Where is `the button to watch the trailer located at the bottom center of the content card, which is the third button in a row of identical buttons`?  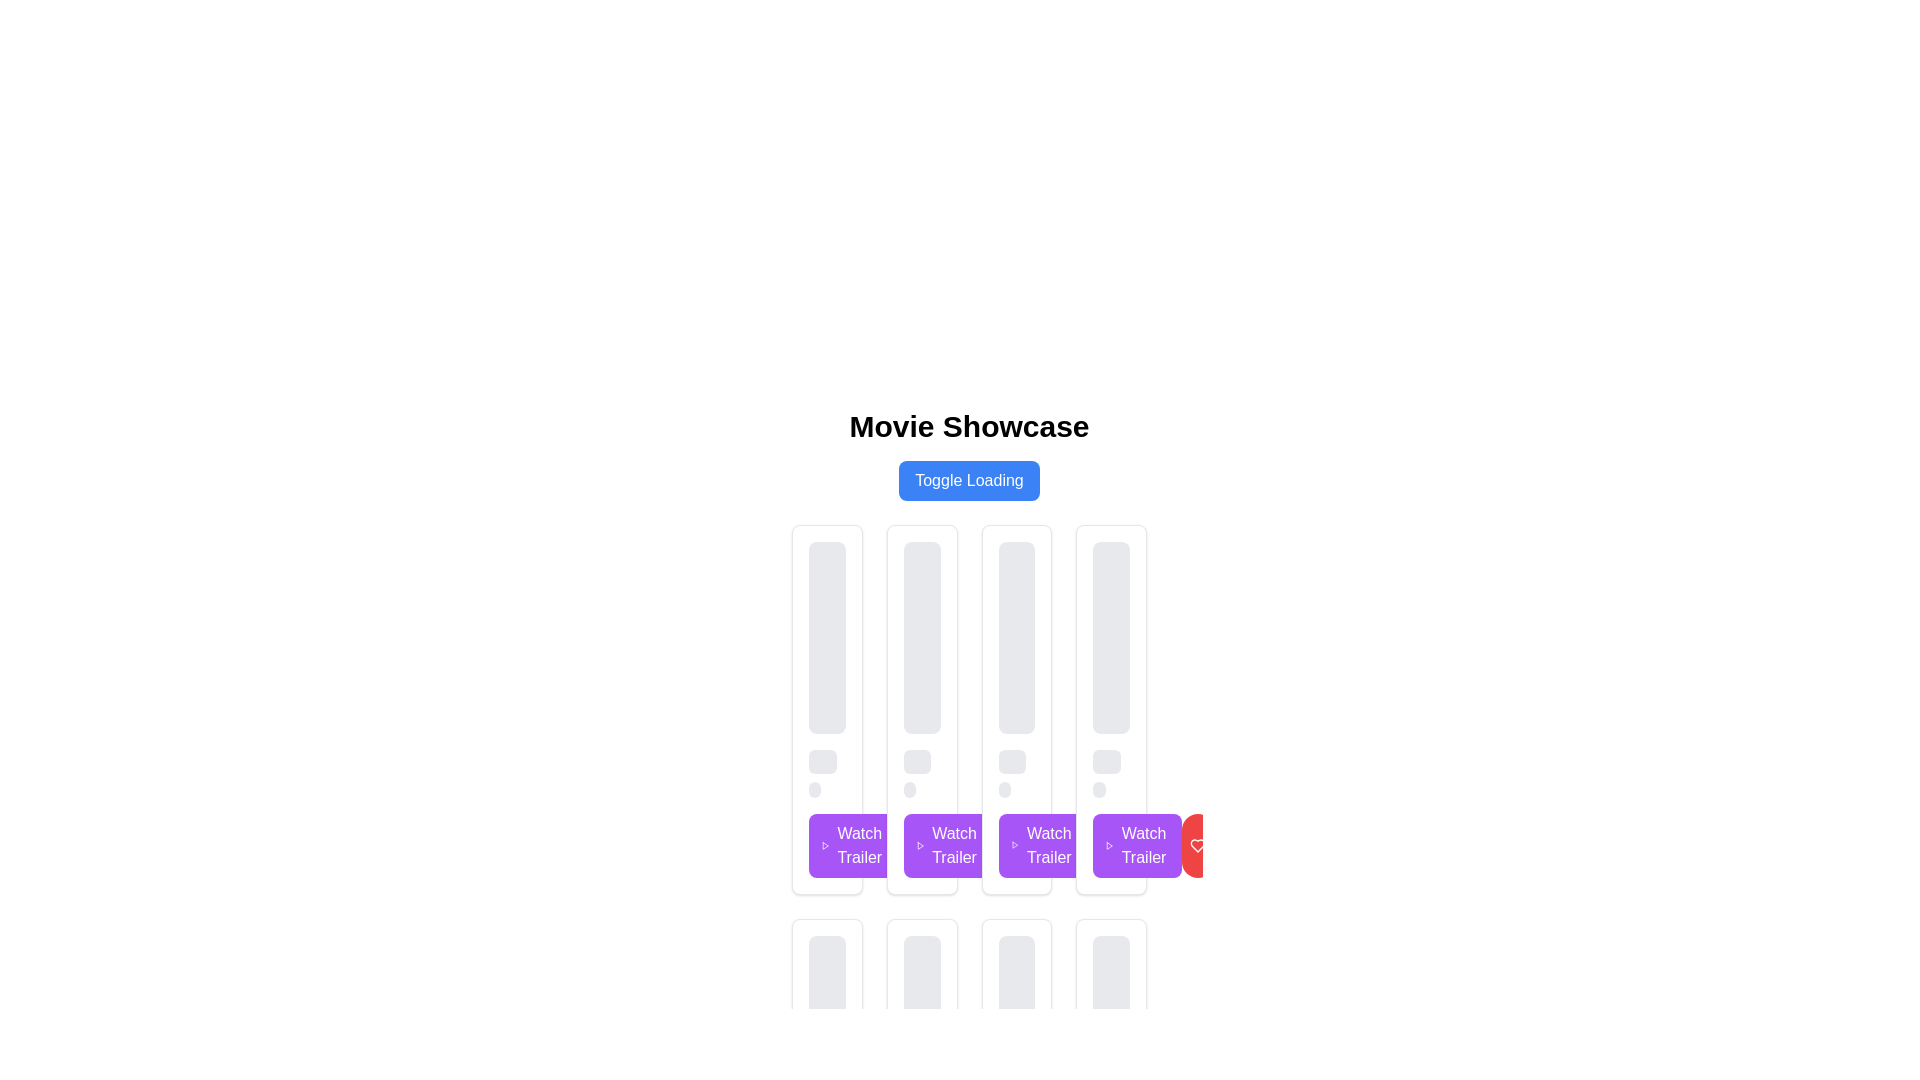
the button to watch the trailer located at the bottom center of the content card, which is the third button in a row of identical buttons is located at coordinates (1016, 845).